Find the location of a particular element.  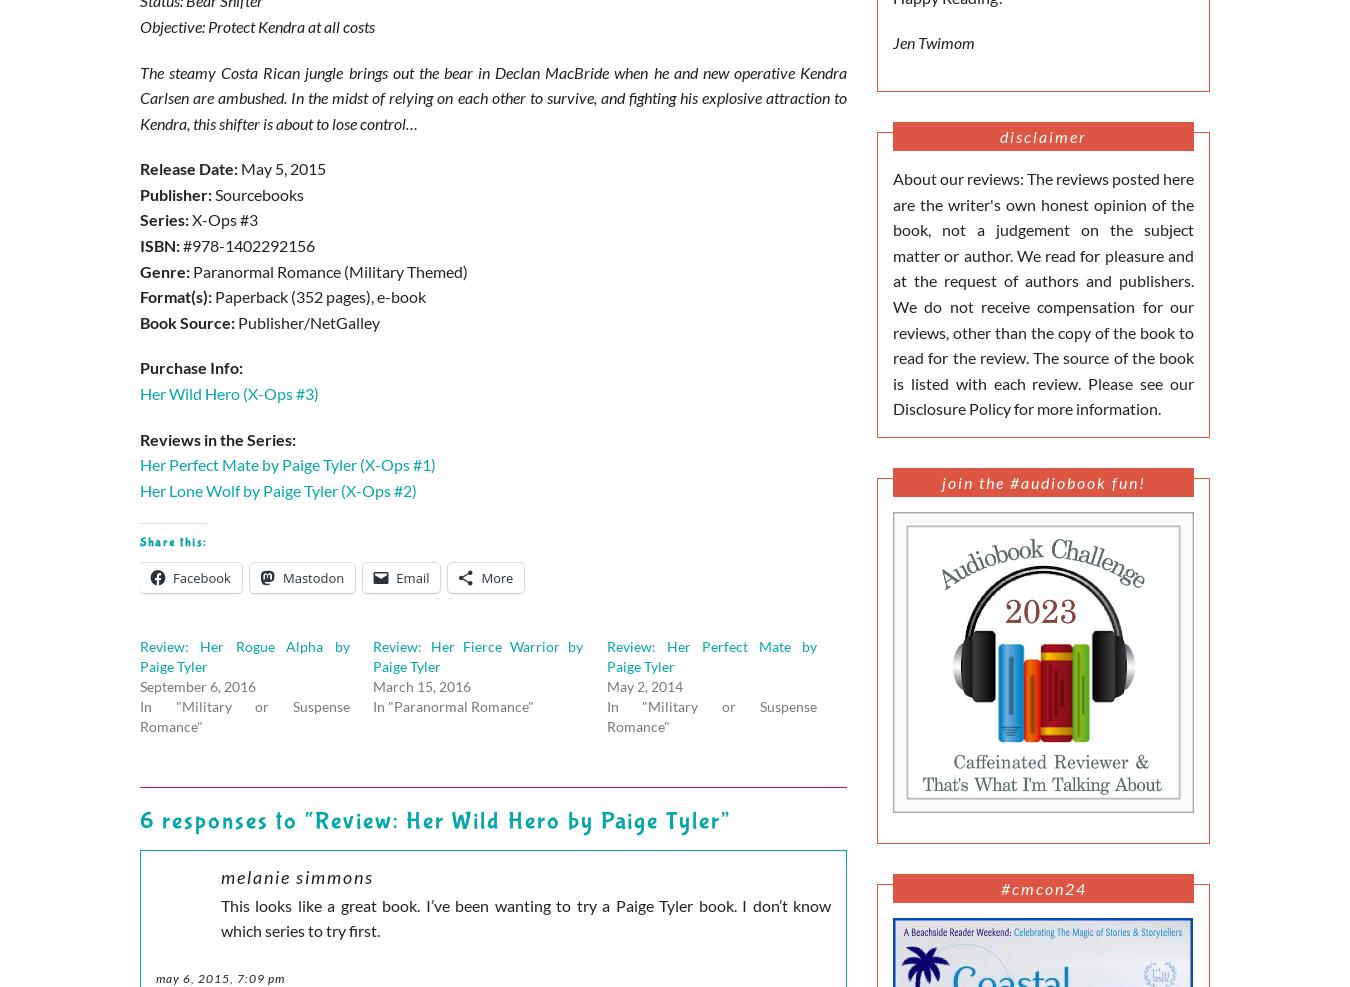

'#978-1402292156' is located at coordinates (247, 245).